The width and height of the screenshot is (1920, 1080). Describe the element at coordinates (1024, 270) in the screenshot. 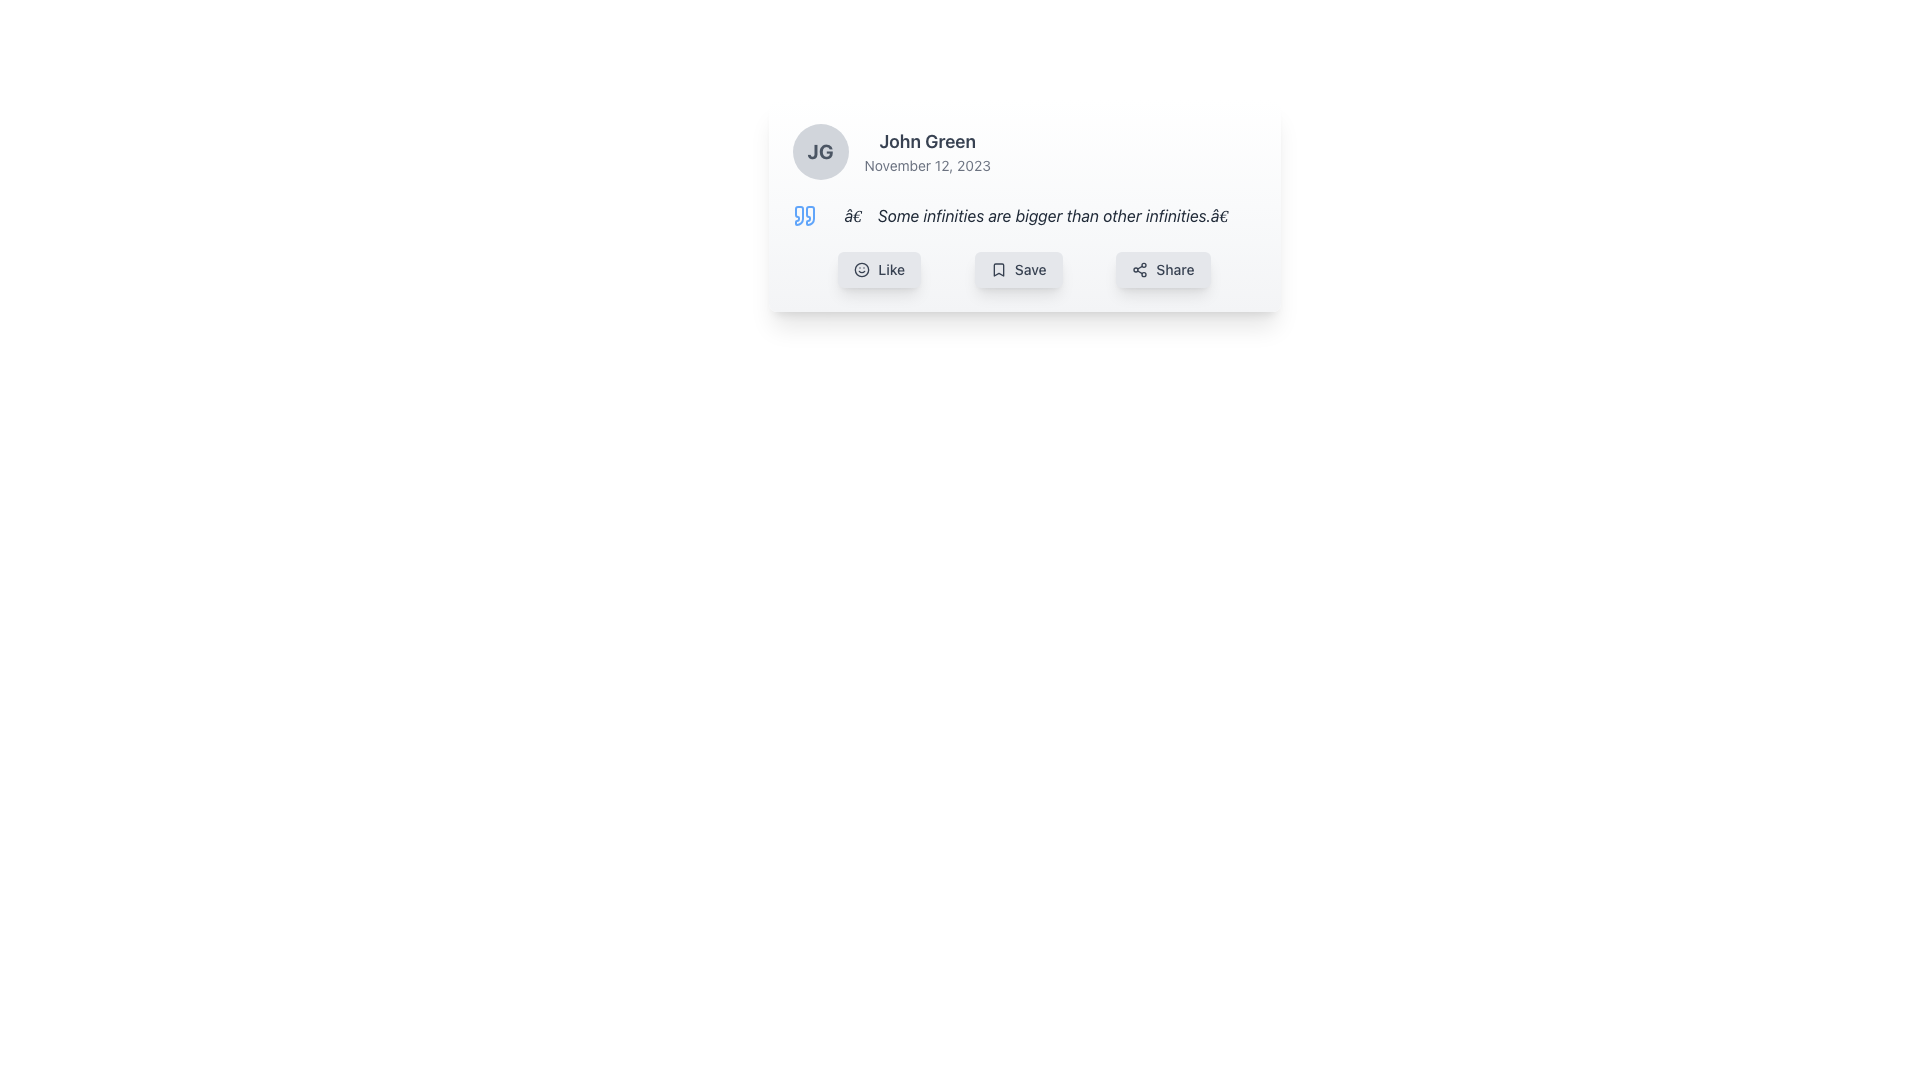

I see `the Action Bar buttons located directly below the quote and user information section` at that location.